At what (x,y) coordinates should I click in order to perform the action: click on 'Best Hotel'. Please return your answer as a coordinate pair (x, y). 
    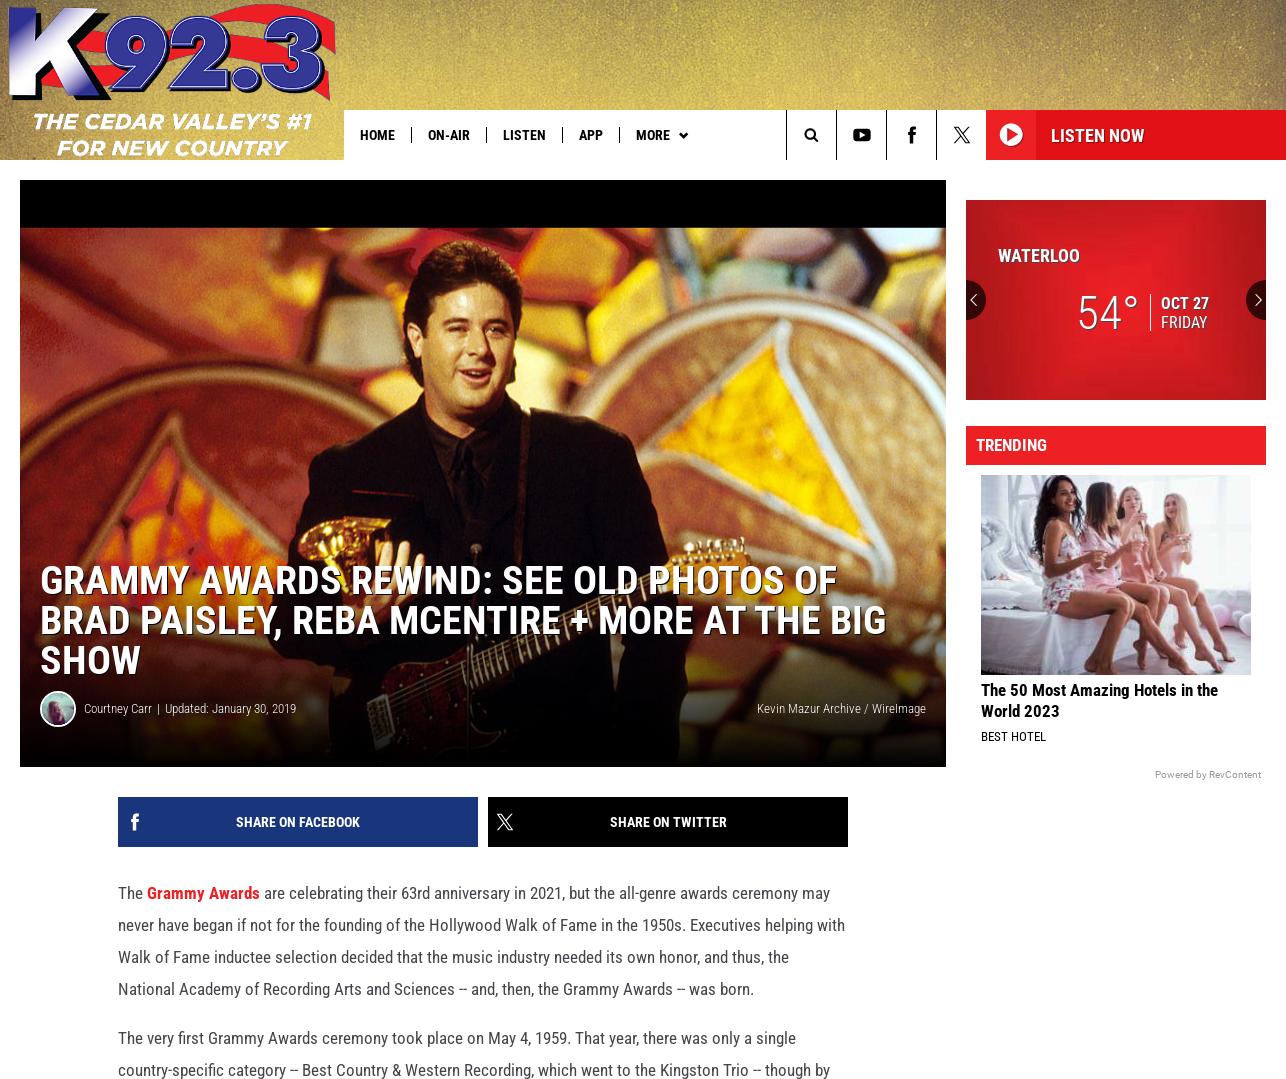
    Looking at the image, I should click on (979, 768).